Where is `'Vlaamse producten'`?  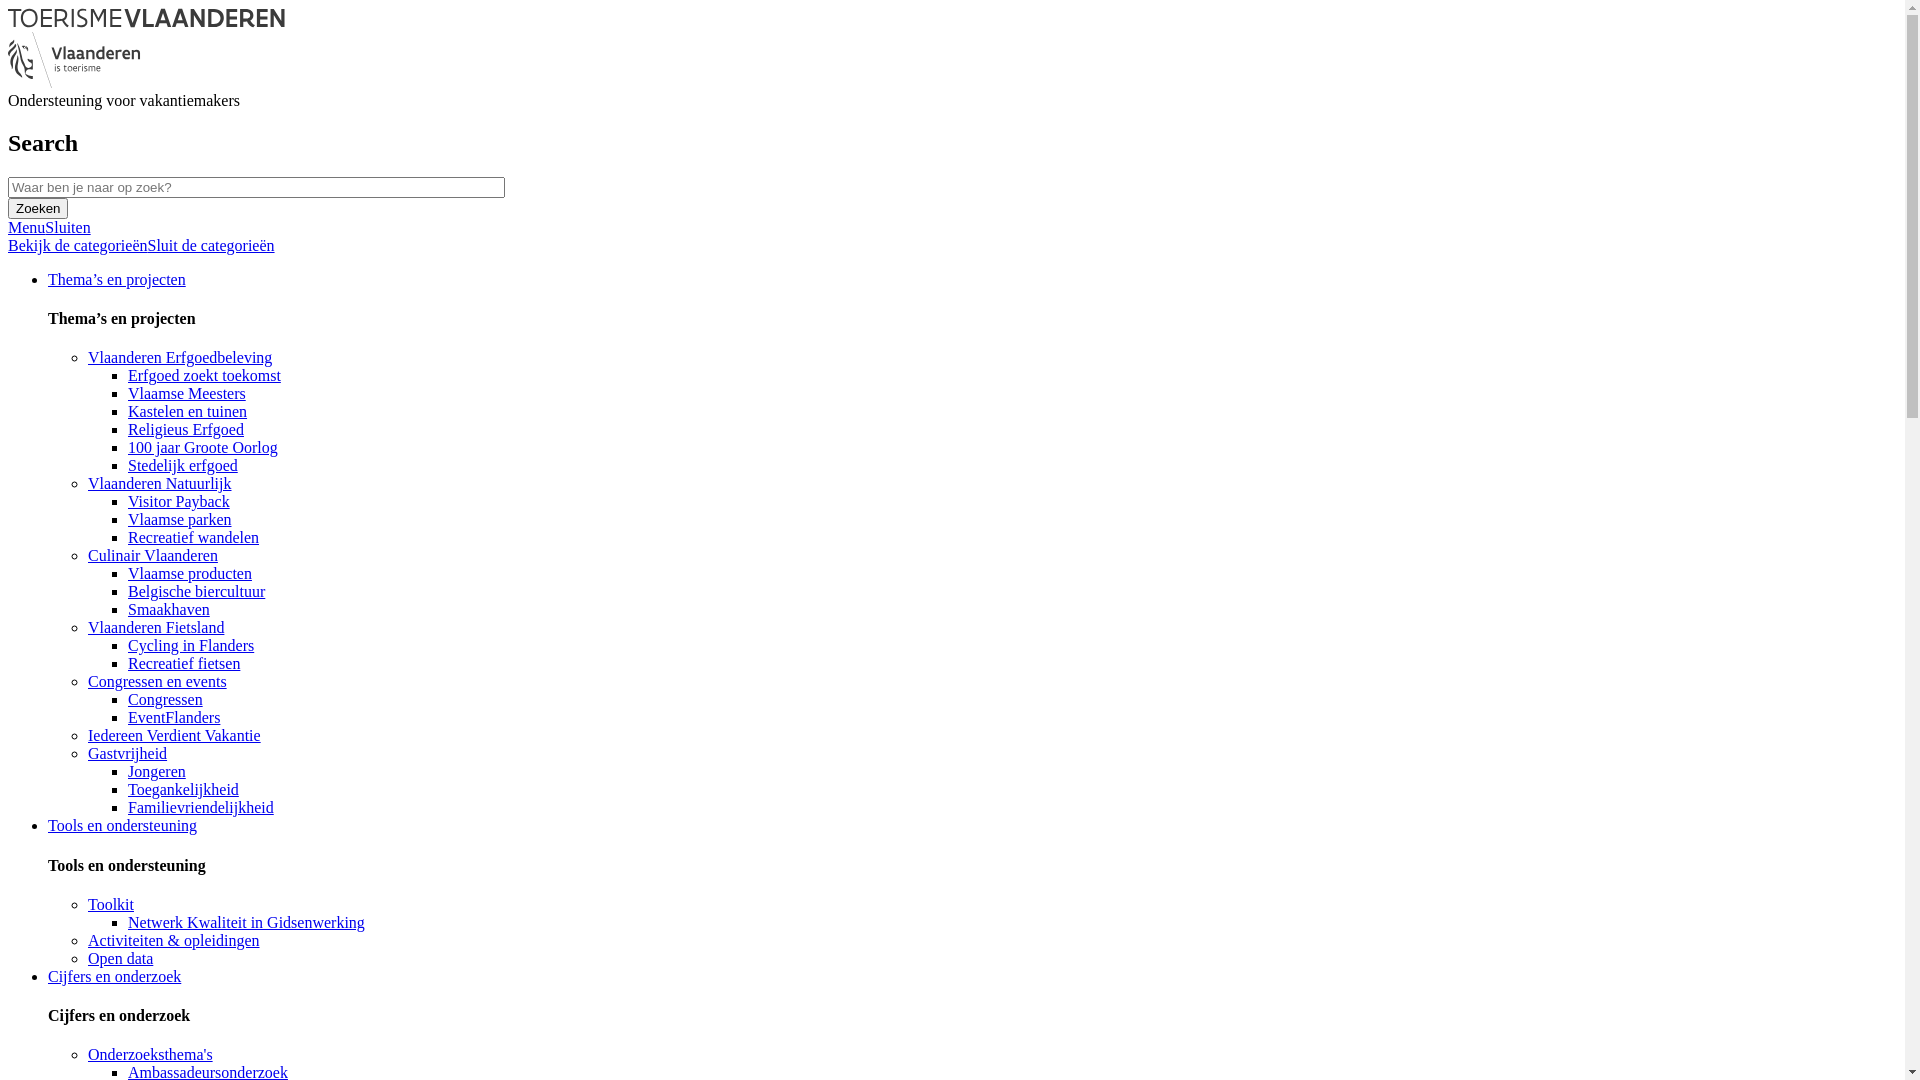 'Vlaamse producten' is located at coordinates (190, 573).